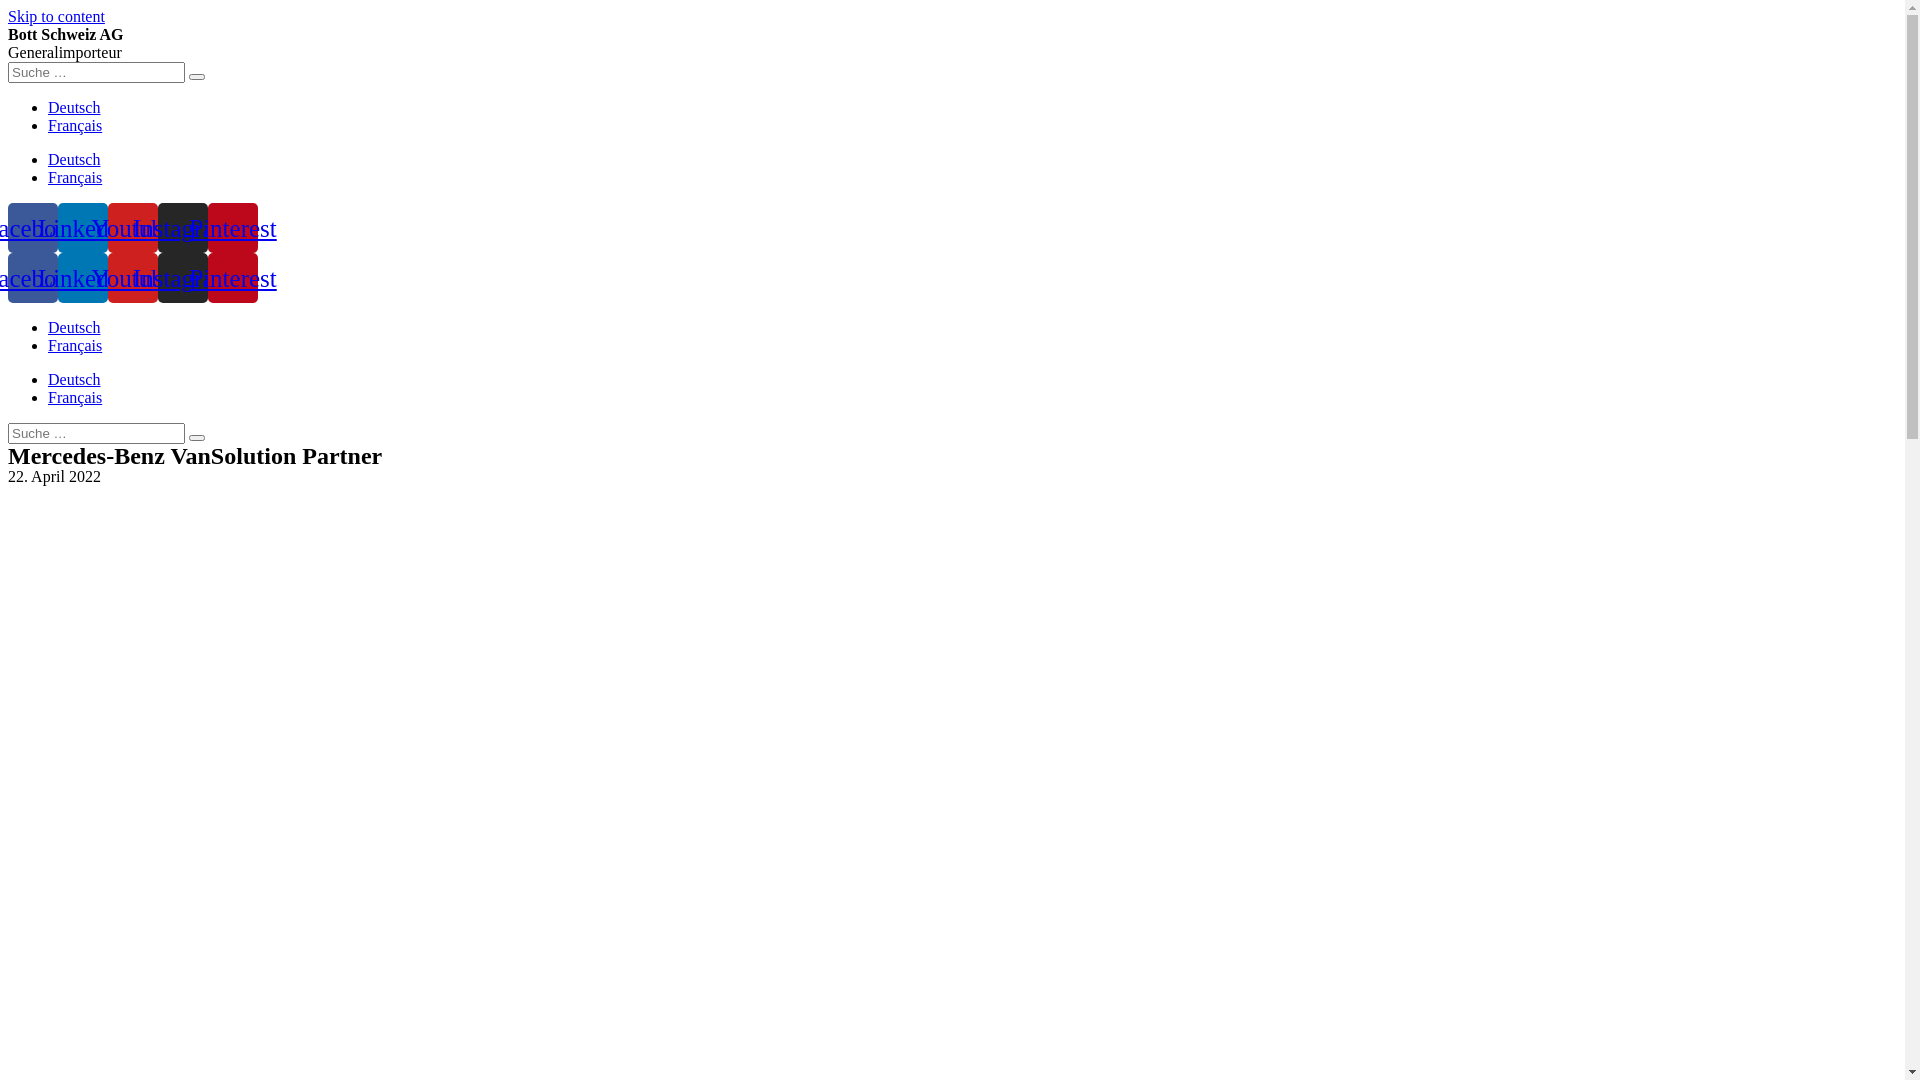  What do you see at coordinates (73, 158) in the screenshot?
I see `'Deutsch'` at bounding box center [73, 158].